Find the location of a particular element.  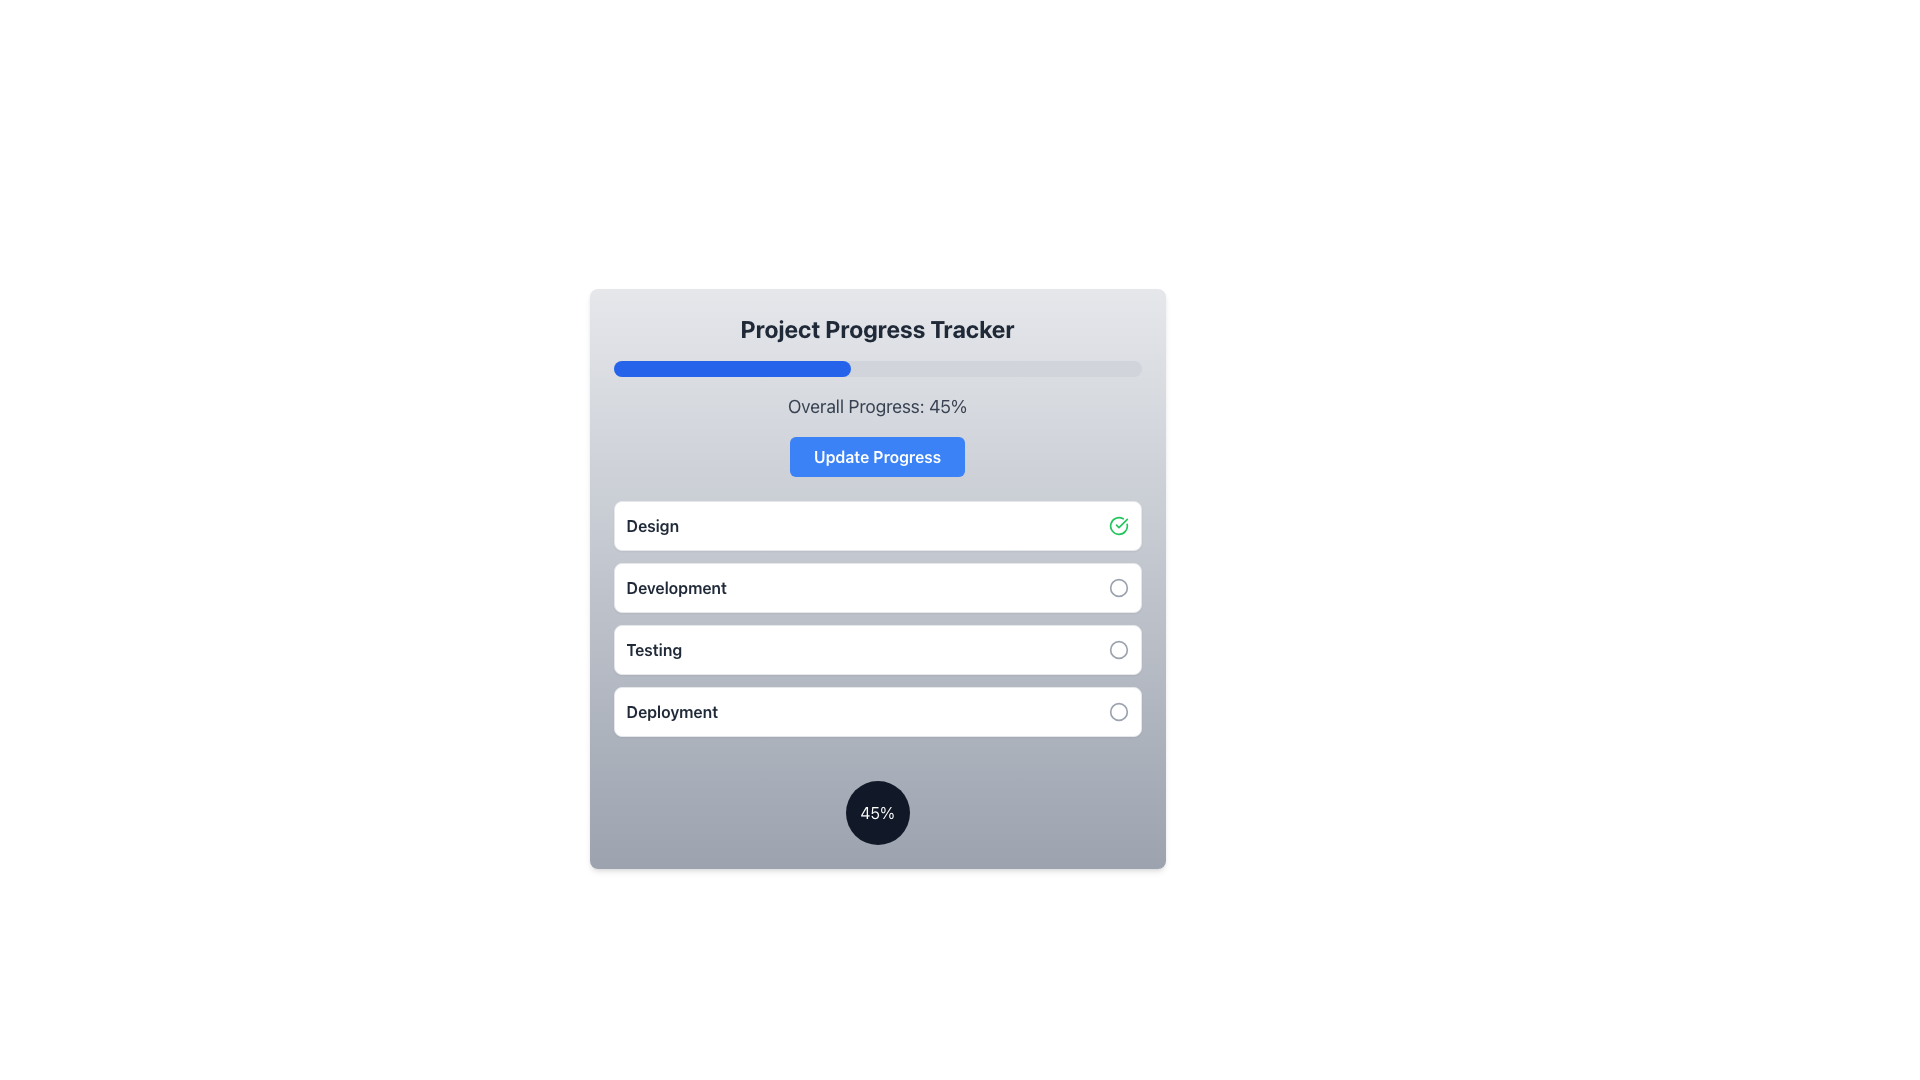

the circular green icon with a checkmark located adjacent to the 'Design' text is located at coordinates (1117, 524).